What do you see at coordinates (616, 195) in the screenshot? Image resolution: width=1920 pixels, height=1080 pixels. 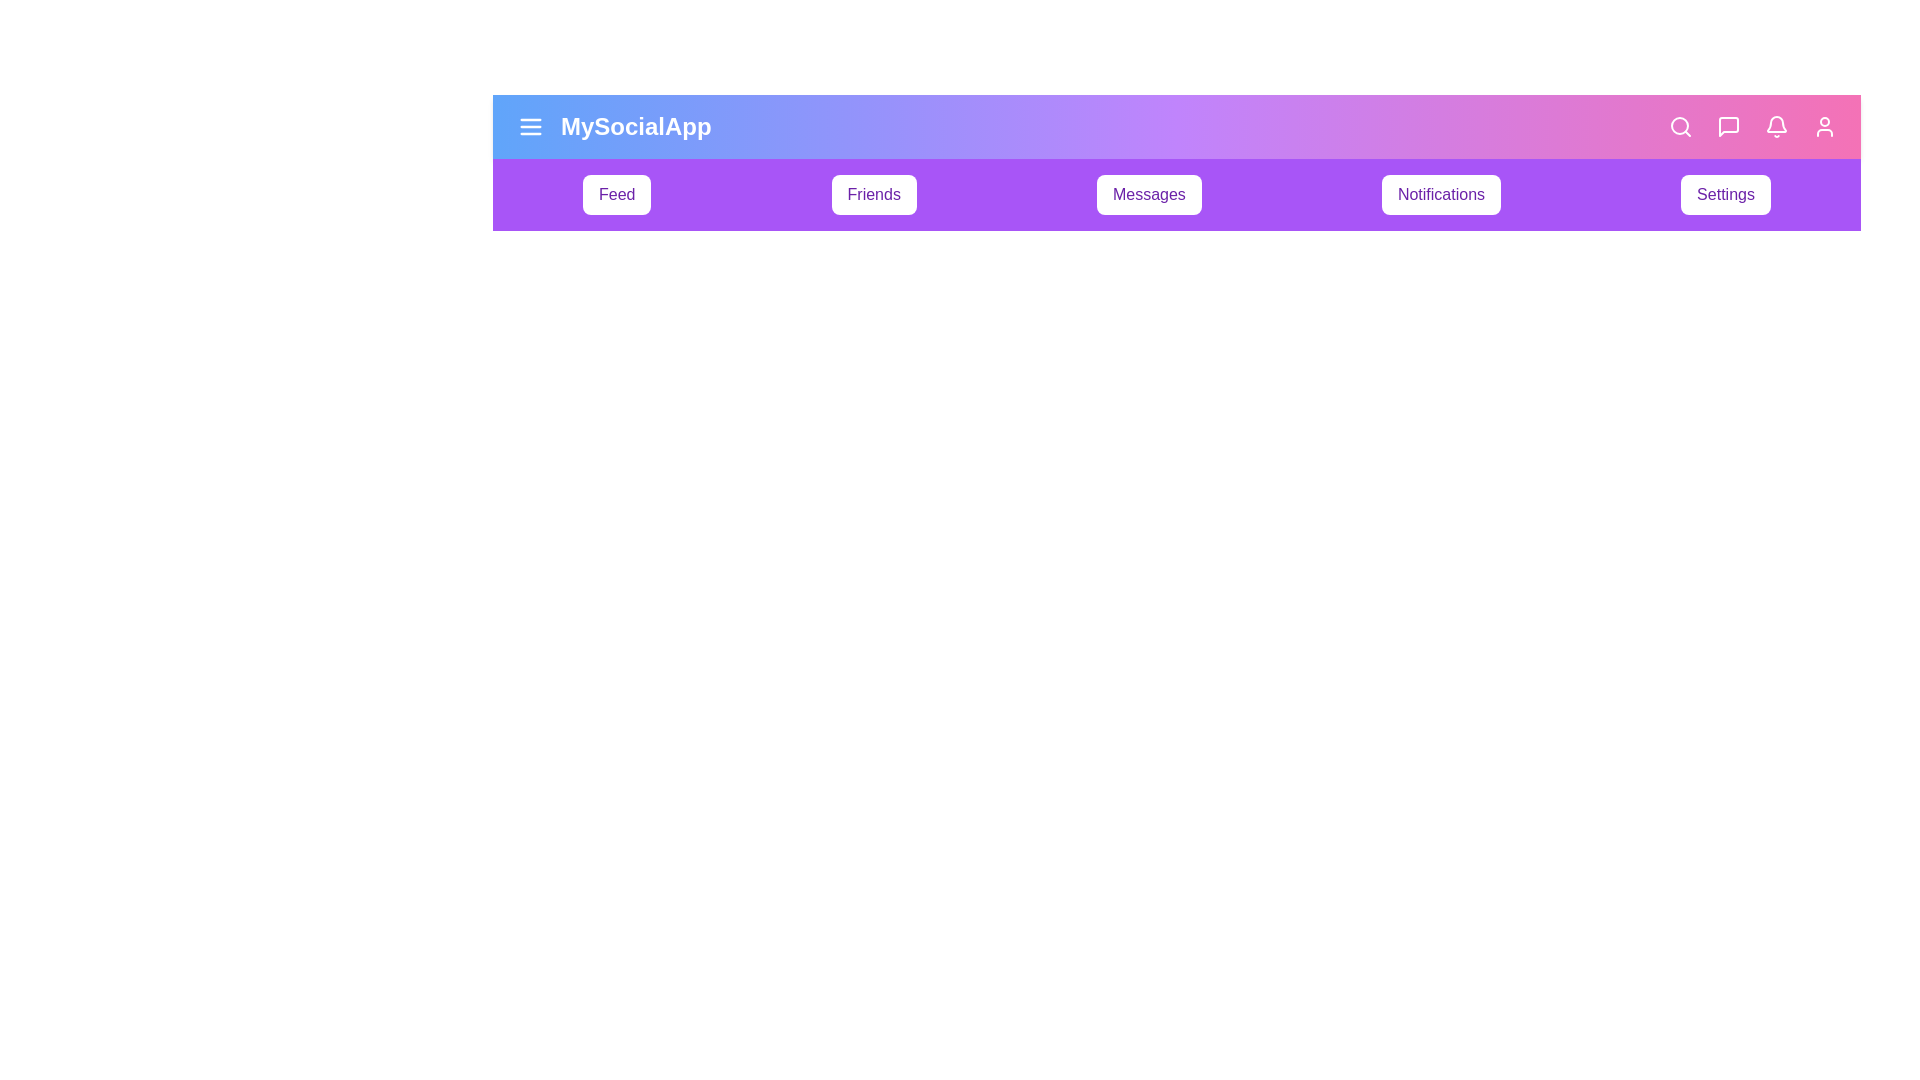 I see `the menu item Feed to observe its hover effect` at bounding box center [616, 195].